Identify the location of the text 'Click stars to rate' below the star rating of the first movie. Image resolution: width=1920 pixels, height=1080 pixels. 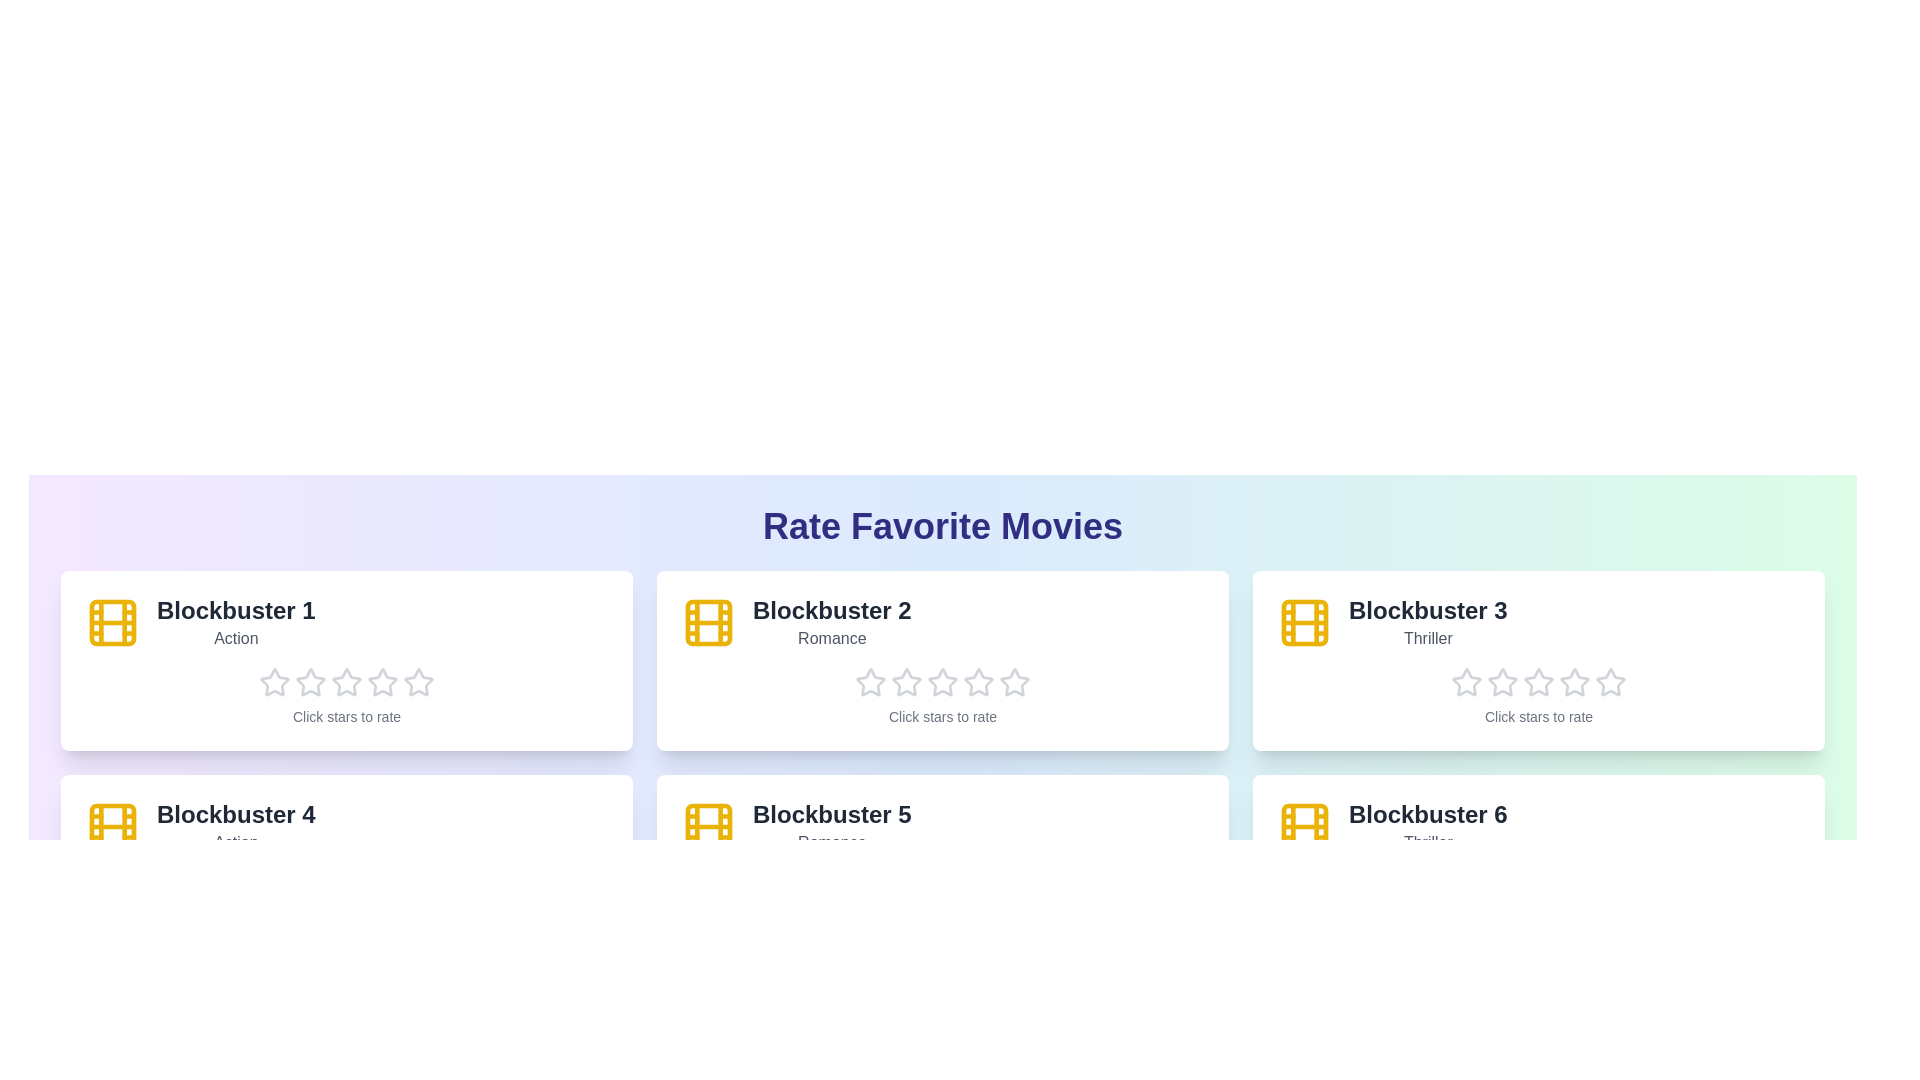
(346, 716).